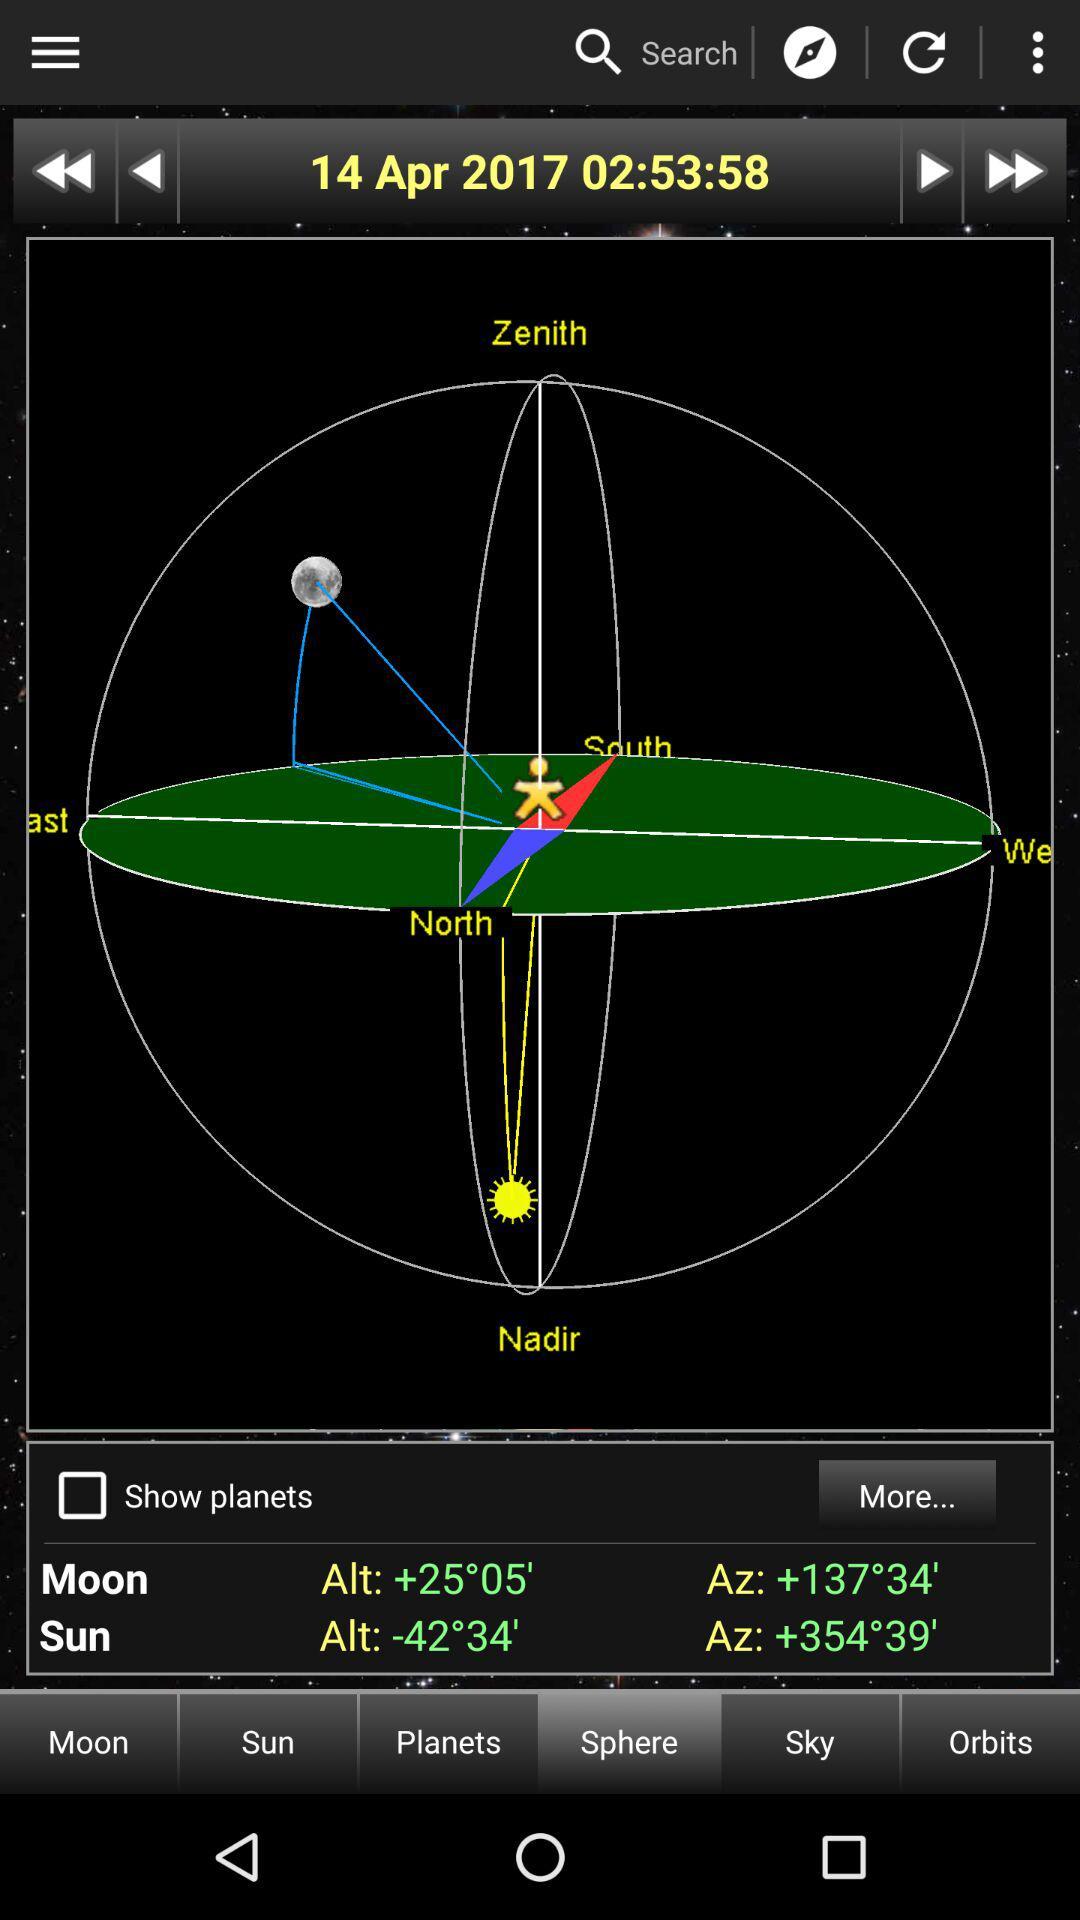 Image resolution: width=1080 pixels, height=1920 pixels. Describe the element at coordinates (1015, 171) in the screenshot. I see `go forward` at that location.